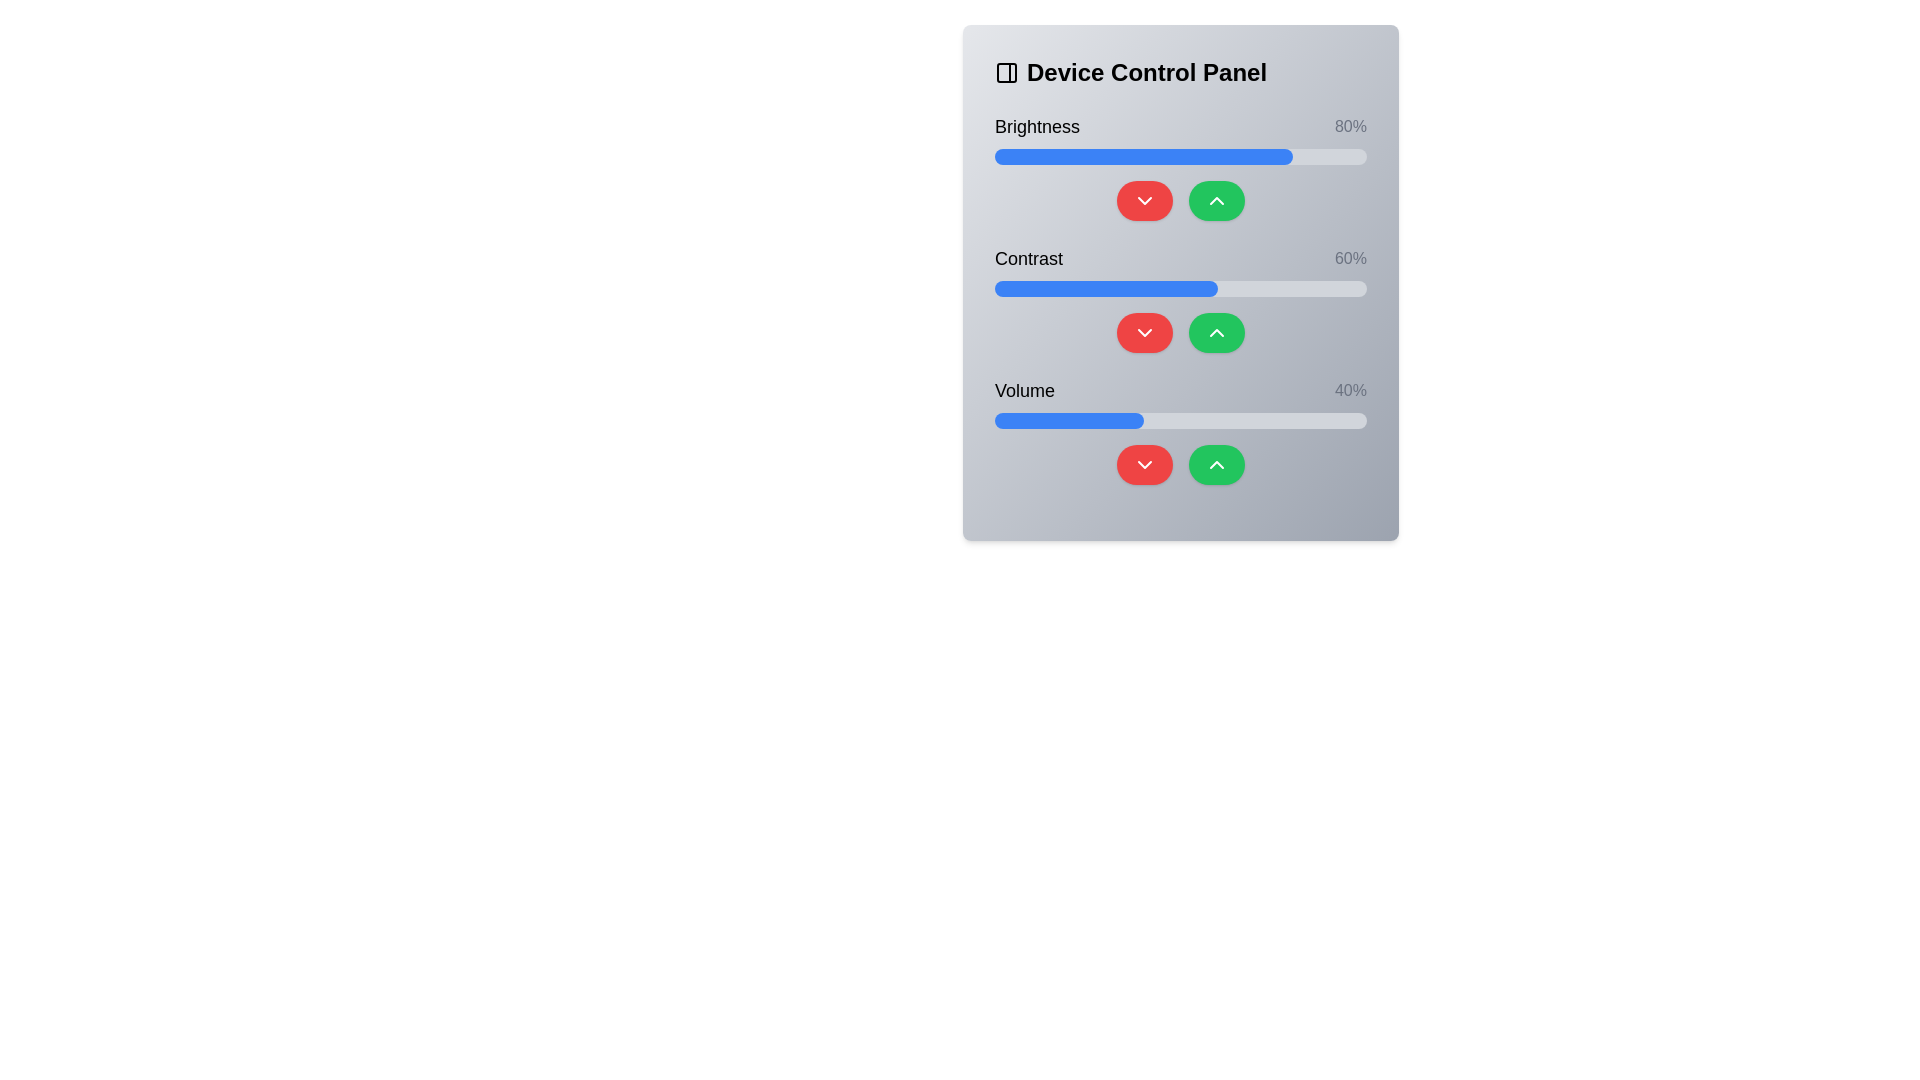  I want to click on the horizontal progress bar under the 'Brightness' label in the 'Device Control Panel', which is styled as a rounded rectangle and filled 80% with blue, so click(1180, 156).